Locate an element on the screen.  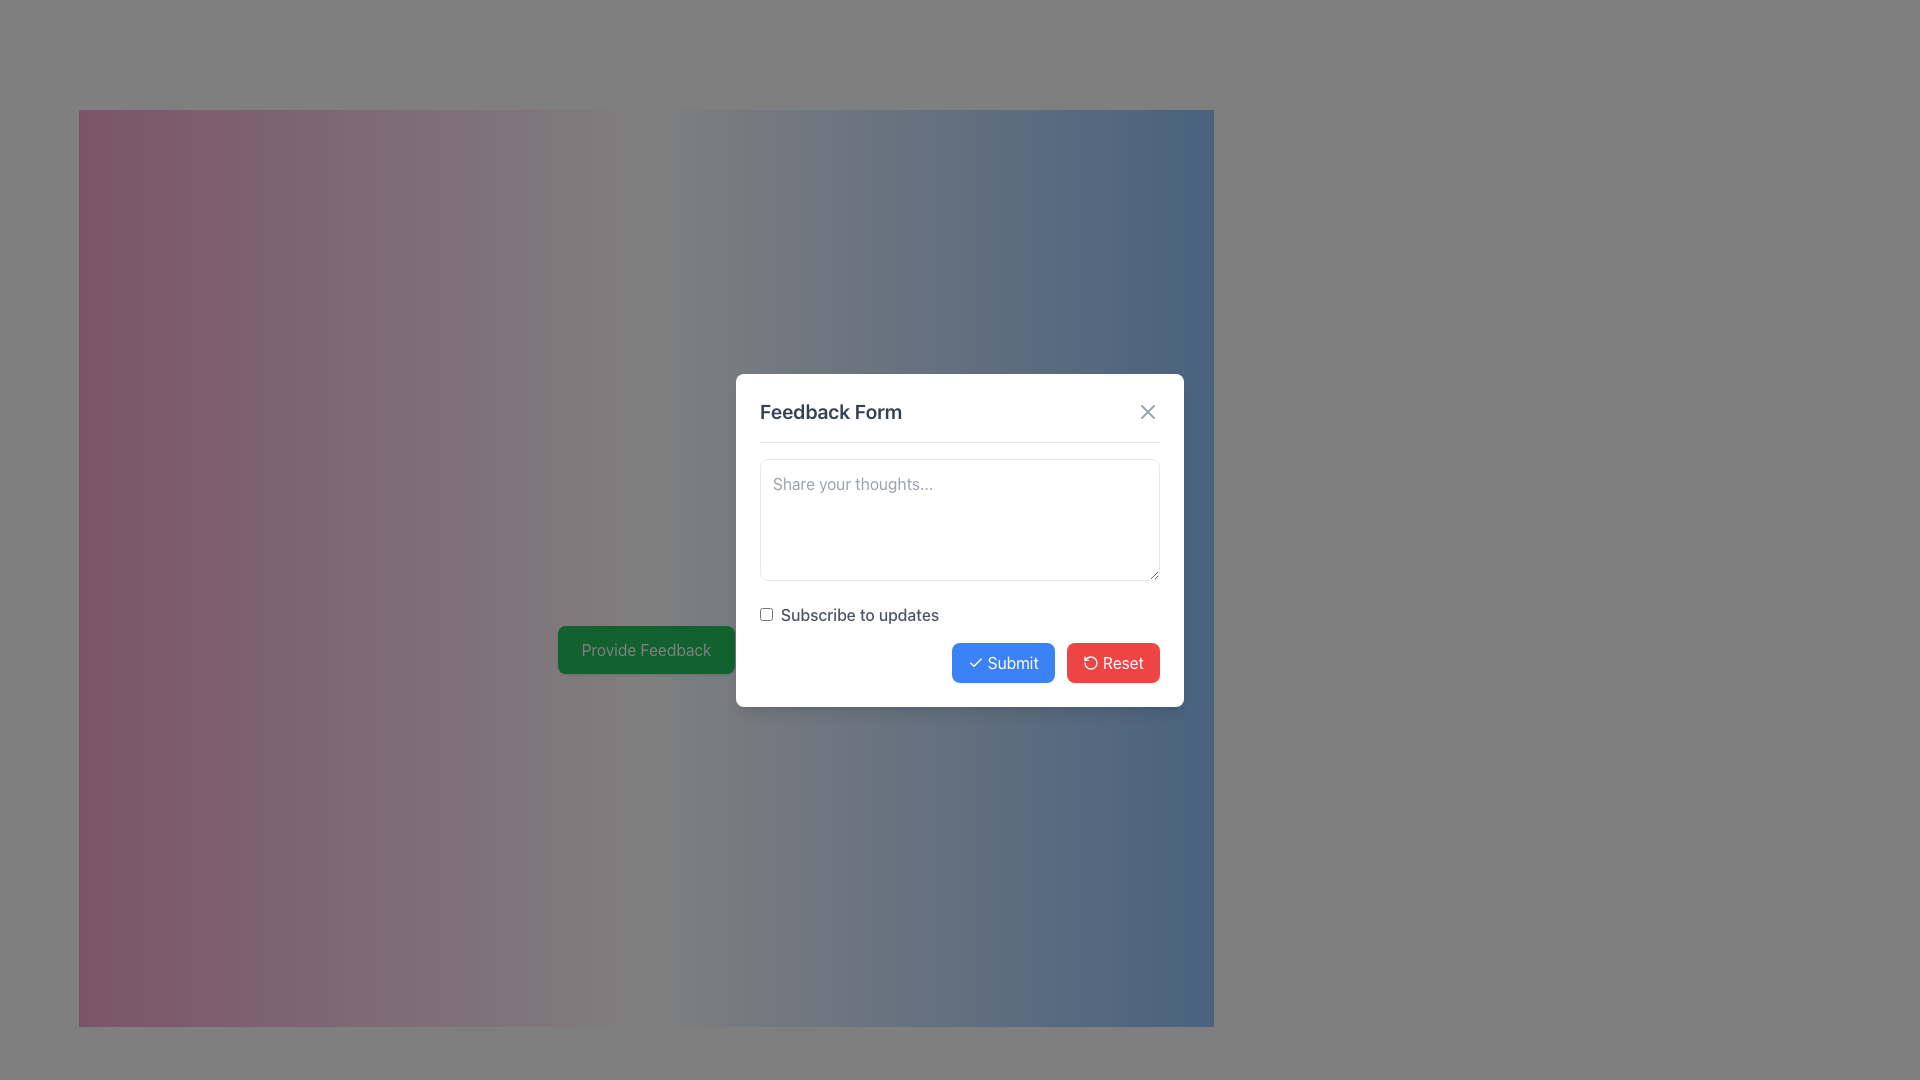
the text label titled 'Subscribe to updates', which is styled in medium gray font and is part of a subscription option in the feedback form modal is located at coordinates (849, 613).